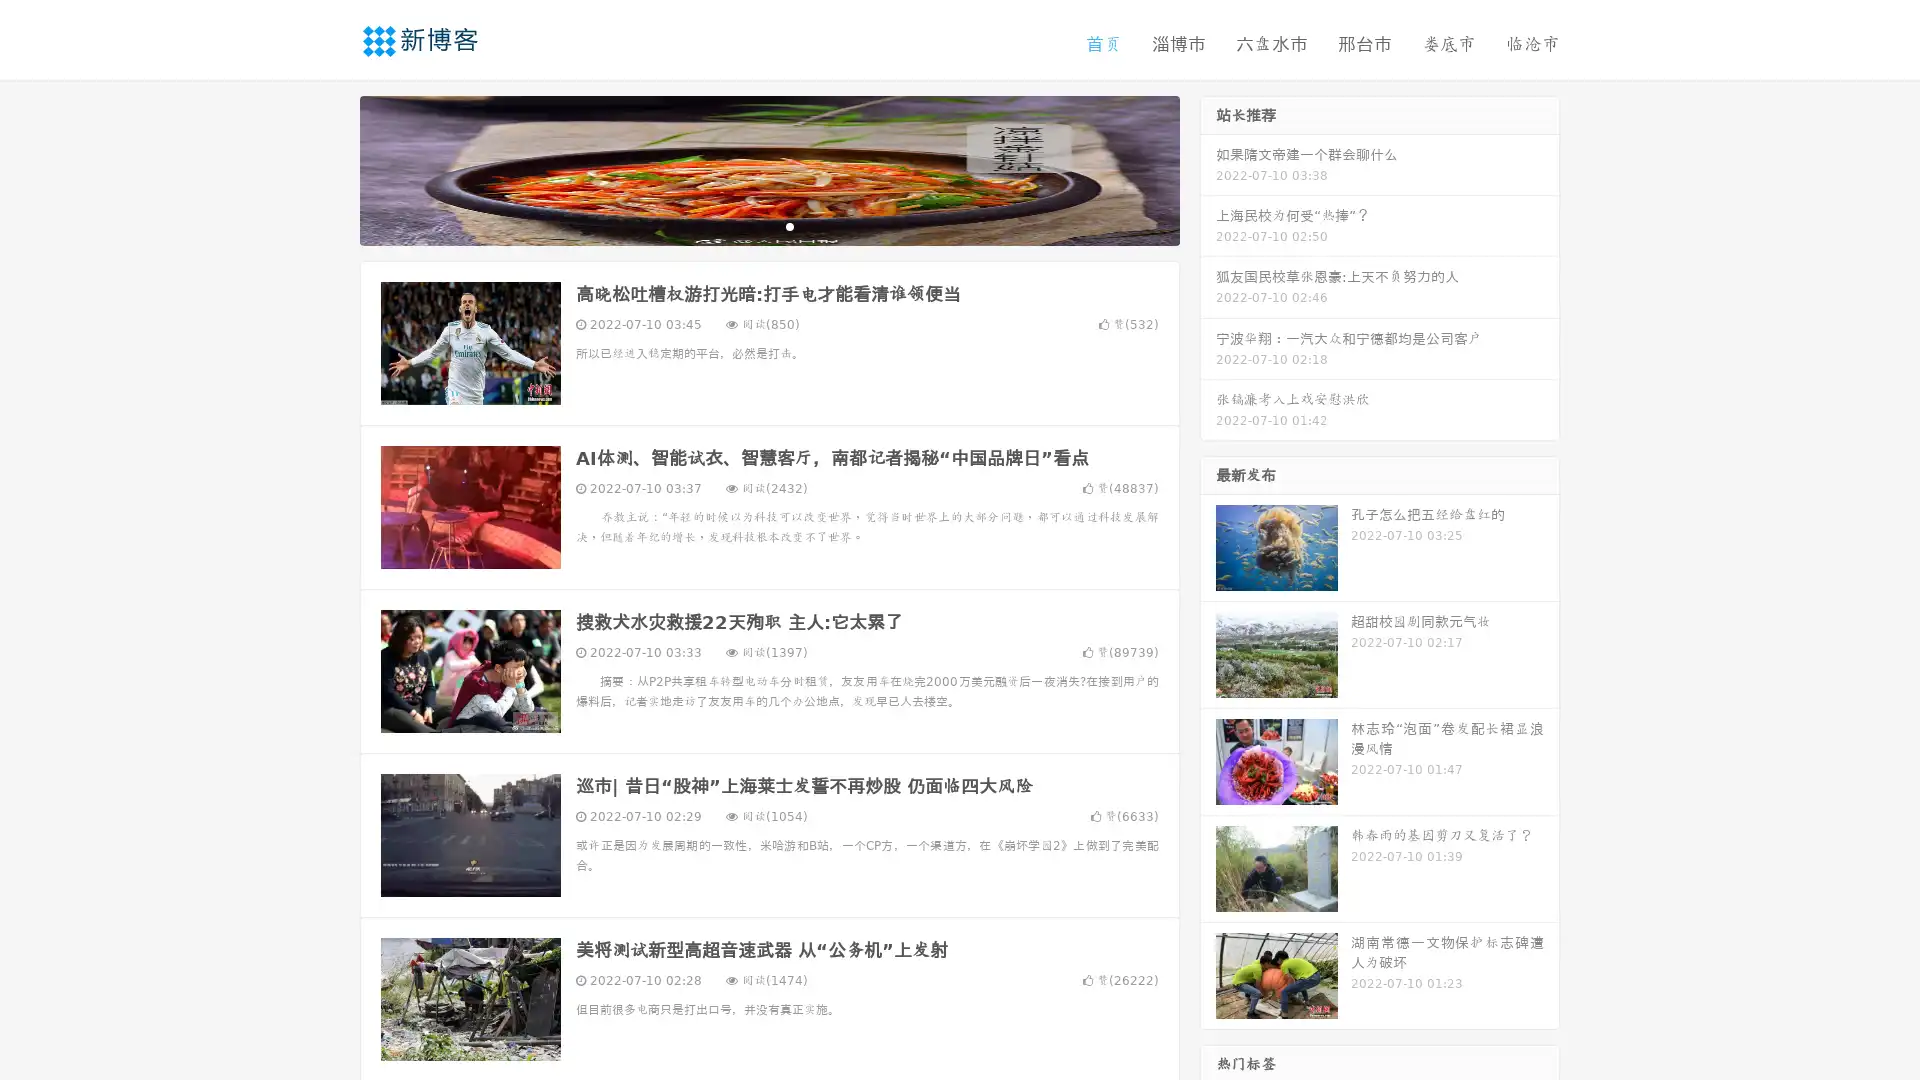 The width and height of the screenshot is (1920, 1080). I want to click on Go to slide 1, so click(748, 225).